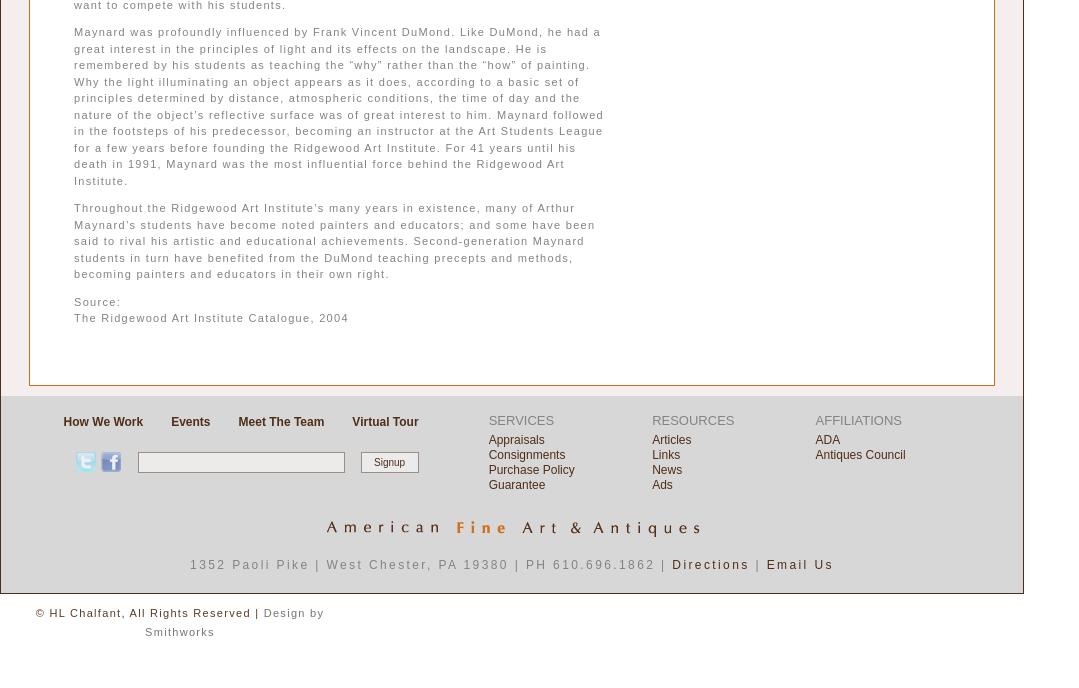 This screenshot has width=1079, height=688. What do you see at coordinates (516, 484) in the screenshot?
I see `'Guarantee'` at bounding box center [516, 484].